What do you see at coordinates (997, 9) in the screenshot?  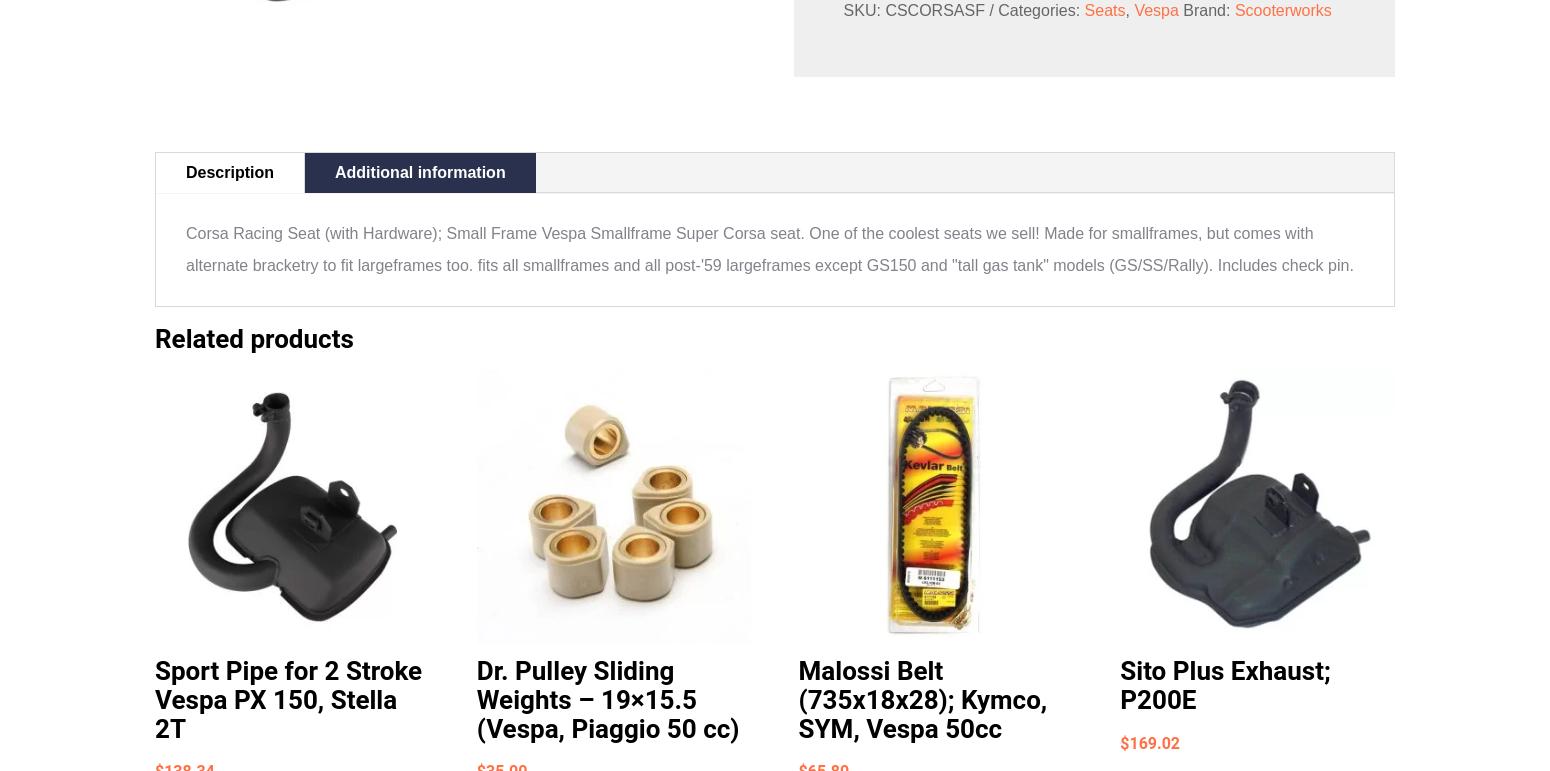 I see `'Categories:'` at bounding box center [997, 9].